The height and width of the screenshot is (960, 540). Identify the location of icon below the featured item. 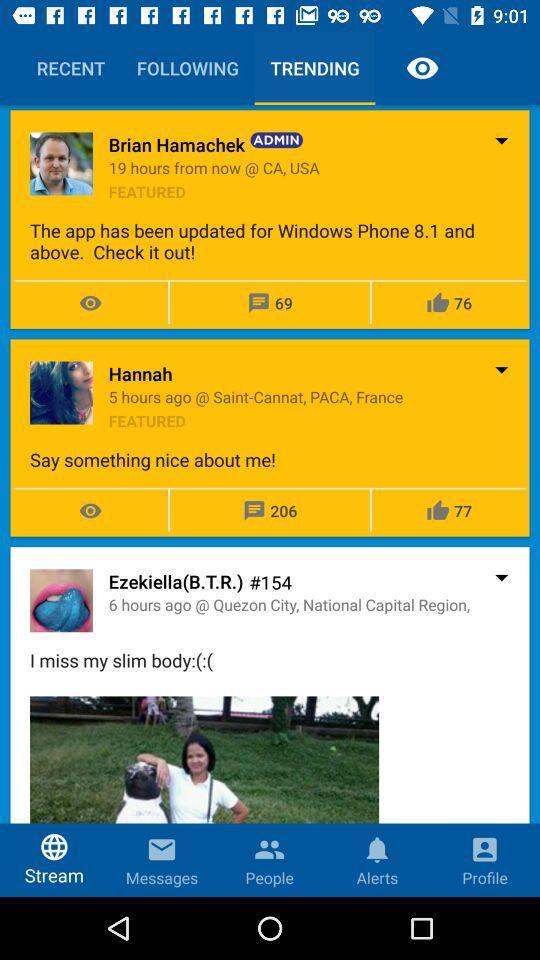
(270, 240).